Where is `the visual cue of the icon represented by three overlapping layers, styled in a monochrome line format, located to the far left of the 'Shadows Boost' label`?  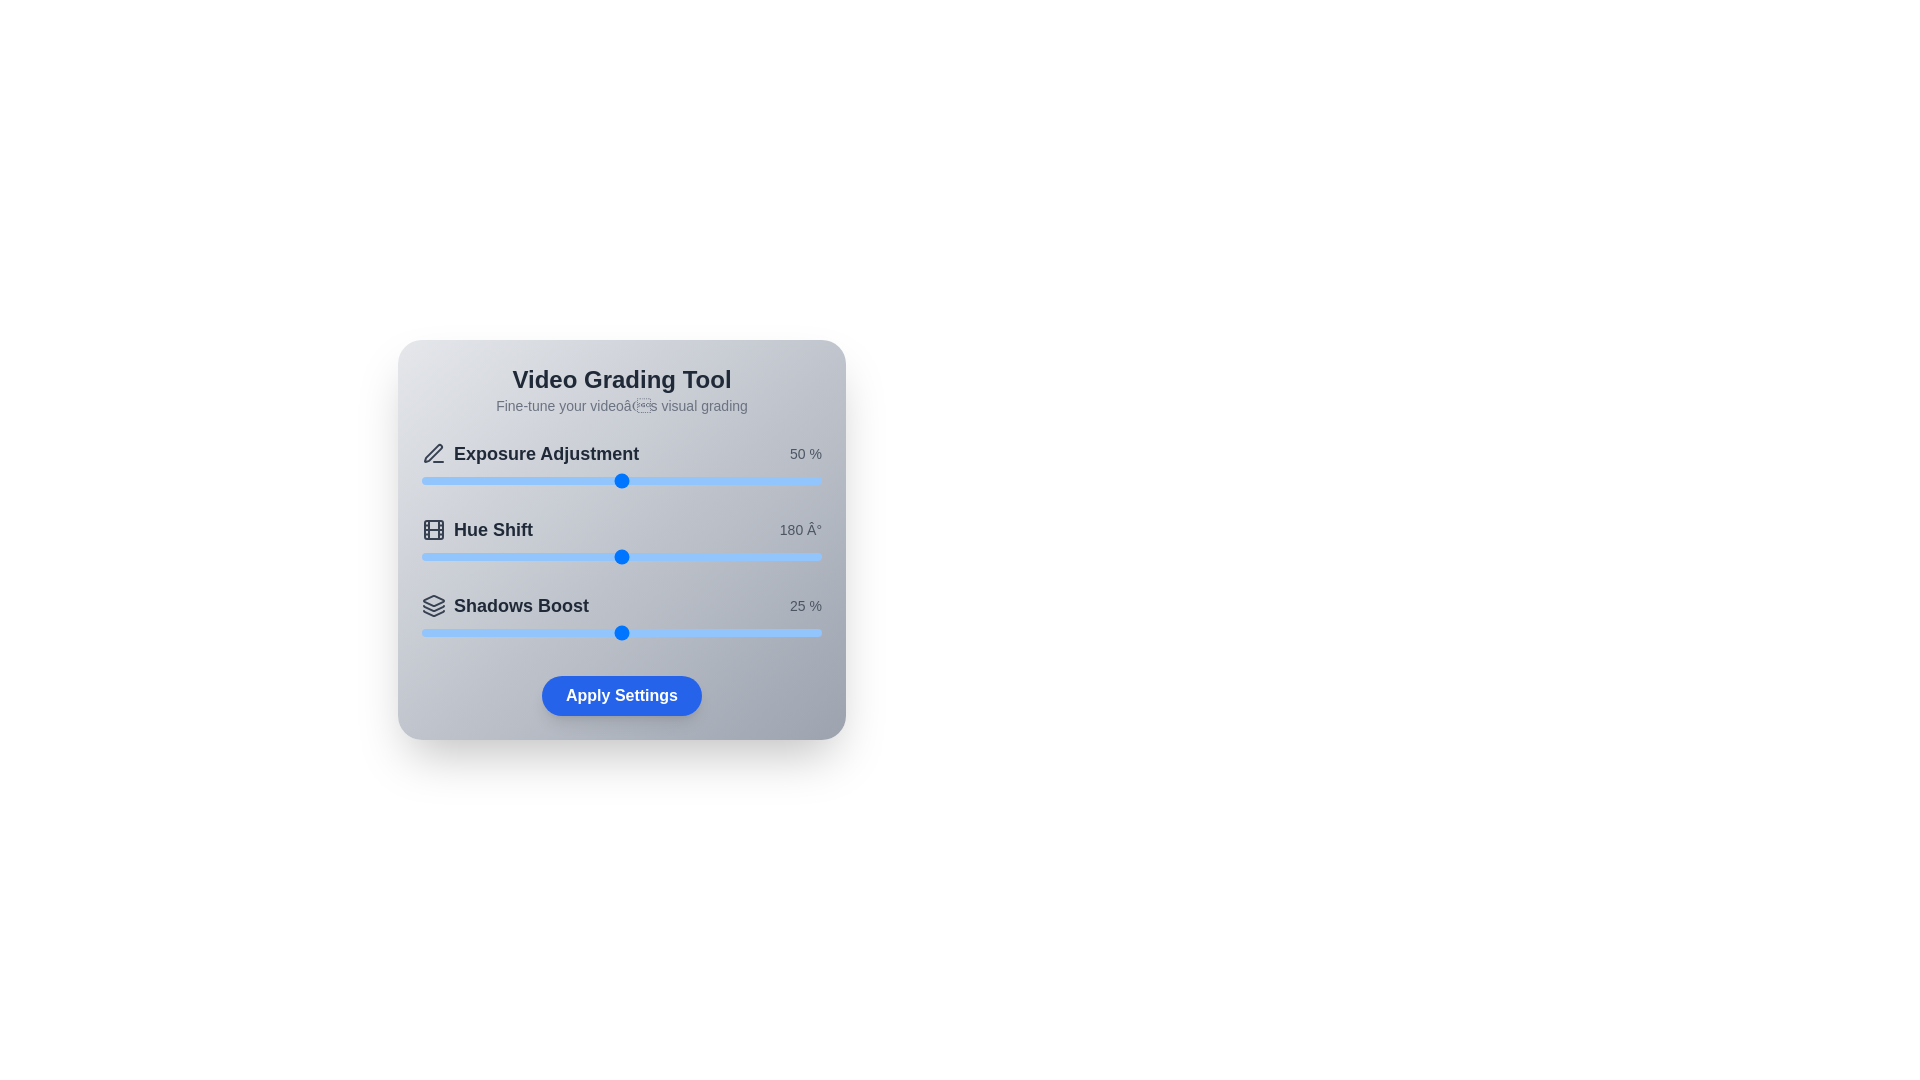 the visual cue of the icon represented by three overlapping layers, styled in a monochrome line format, located to the far left of the 'Shadows Boost' label is located at coordinates (432, 604).